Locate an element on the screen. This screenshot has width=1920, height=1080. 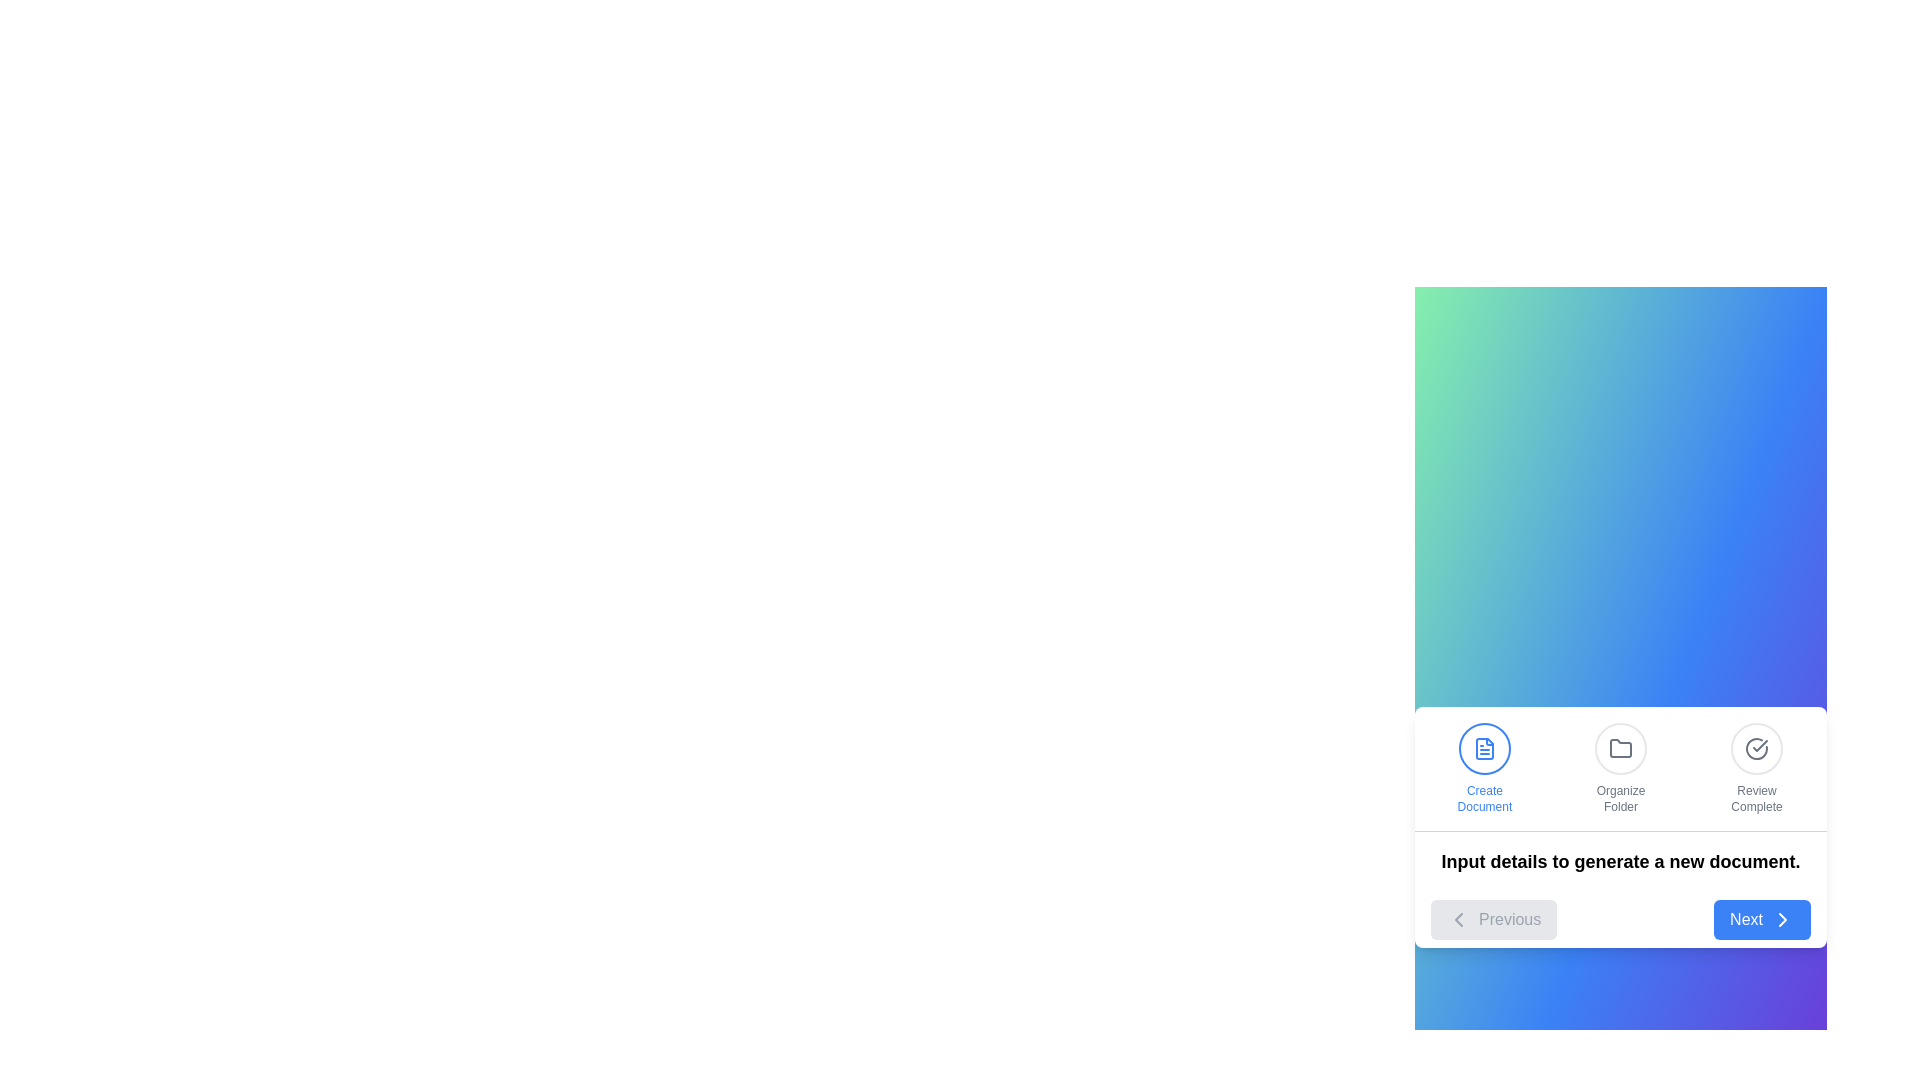
the step icon corresponding to Create Document to navigate to that step is located at coordinates (1484, 767).